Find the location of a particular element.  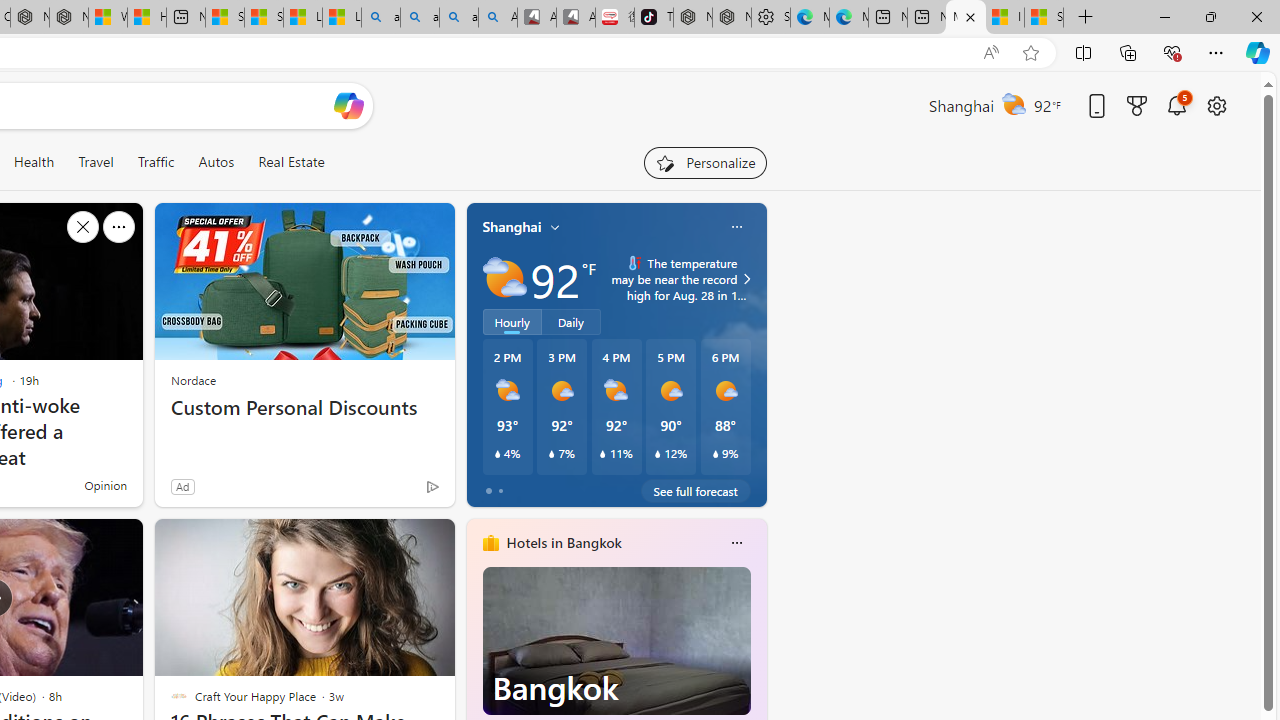

'Autos' is located at coordinates (216, 161).